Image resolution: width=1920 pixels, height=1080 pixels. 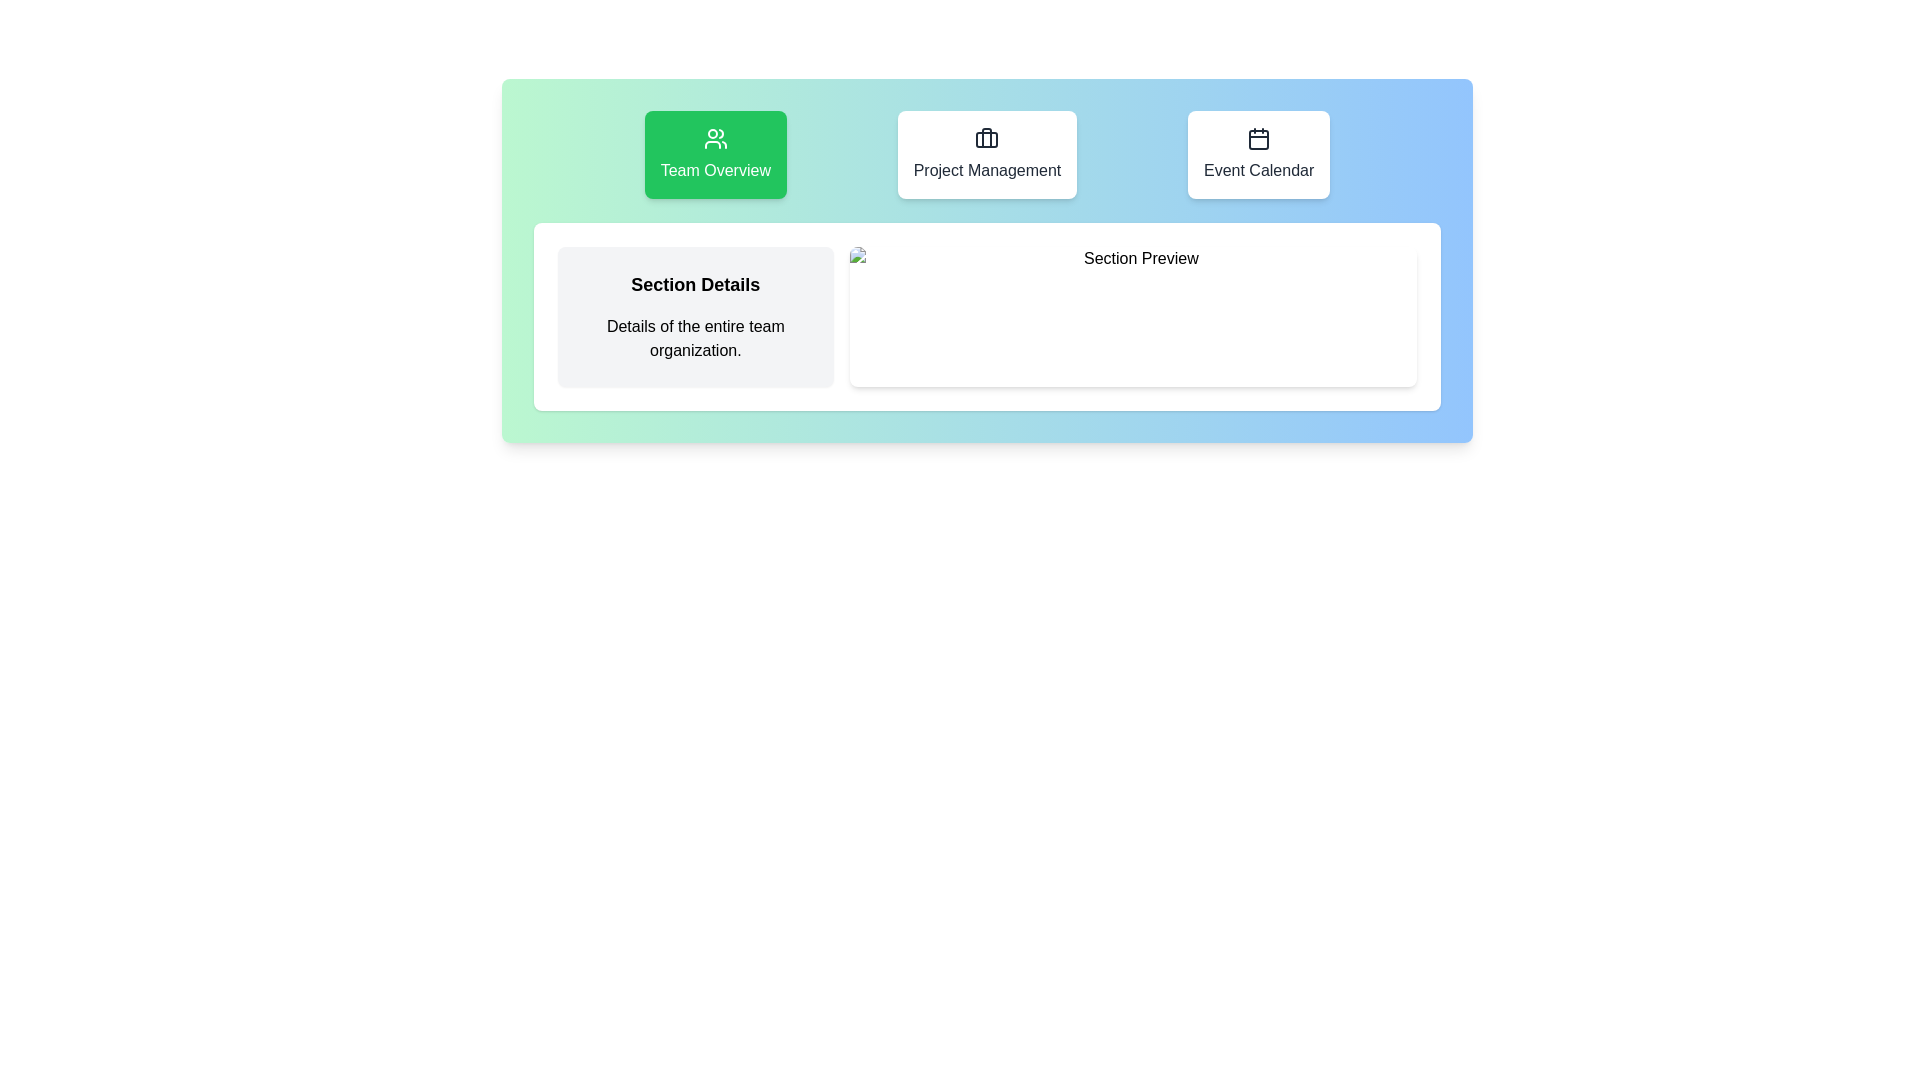 I want to click on the 'Event Calendar' button, which is the third button in a group of three, located at the top-right section of the interface to change its background color, so click(x=1258, y=153).